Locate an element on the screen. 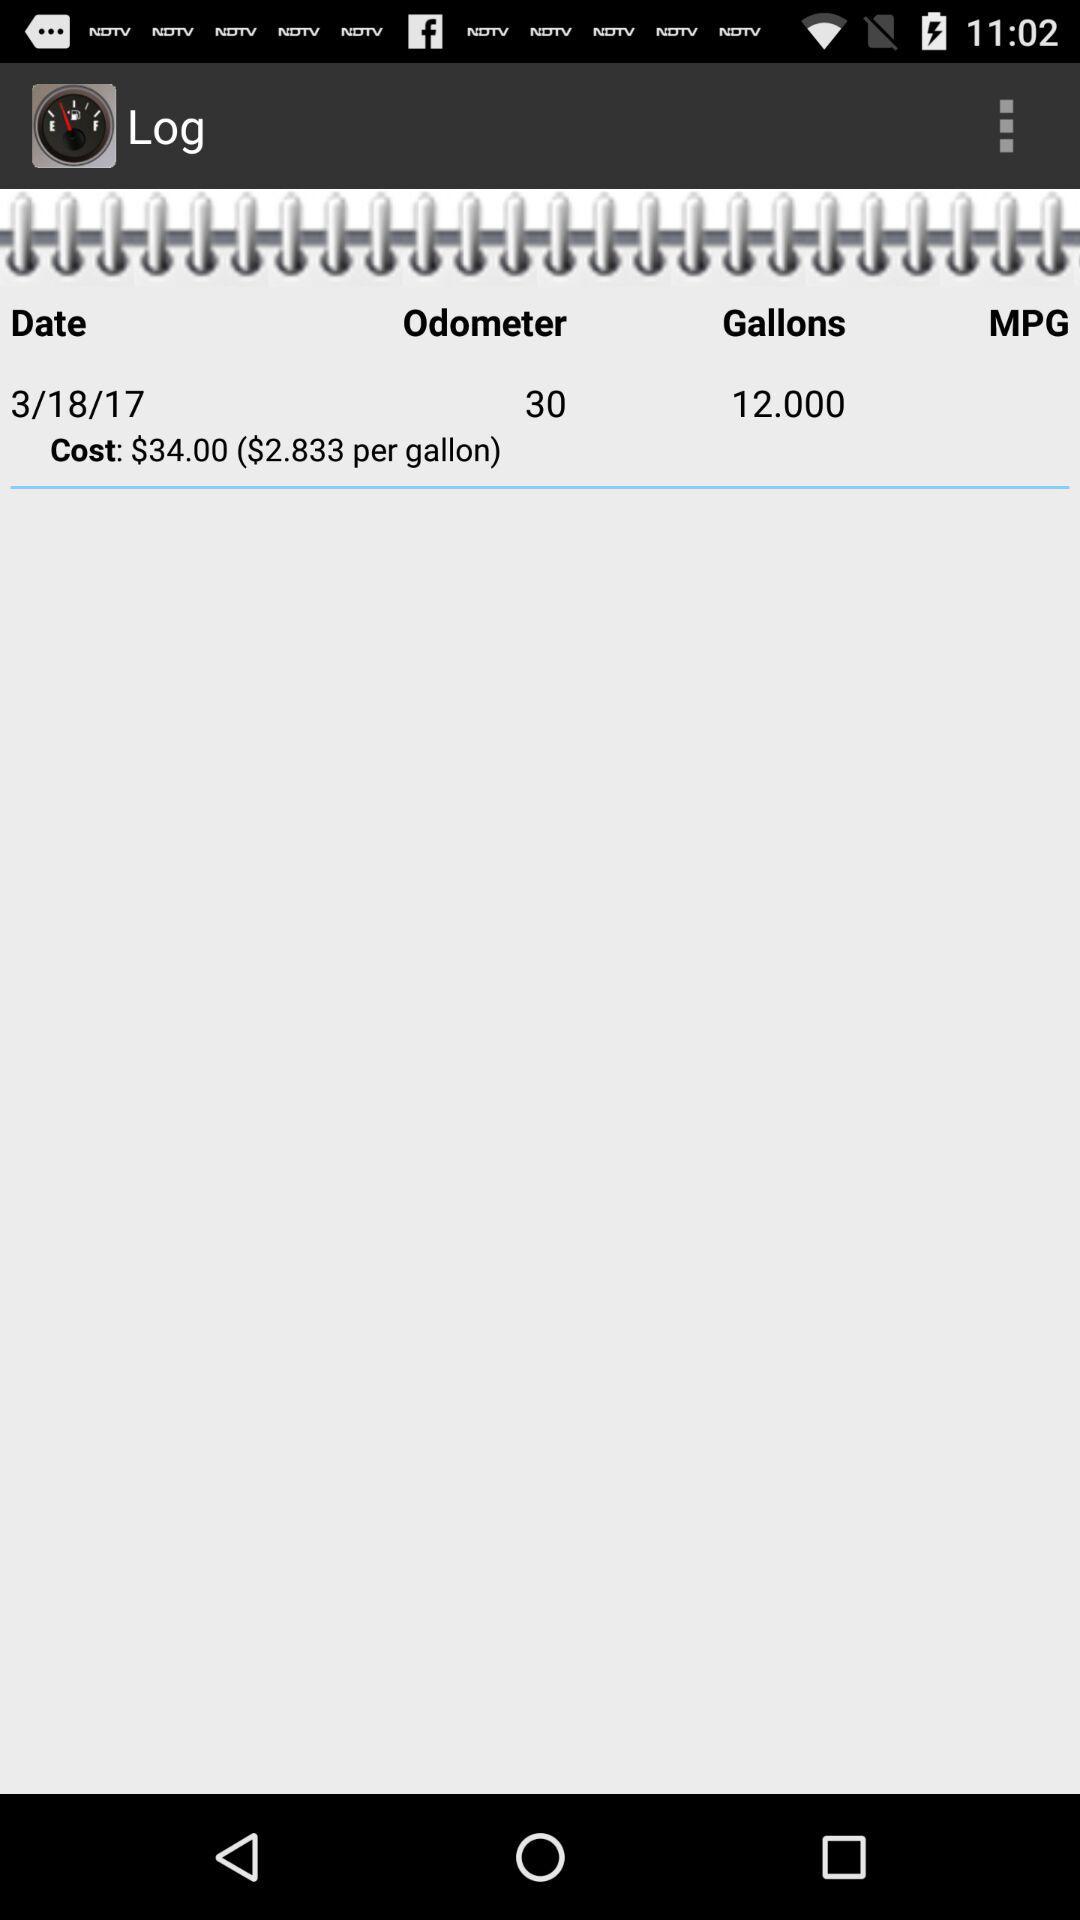 Image resolution: width=1080 pixels, height=1920 pixels. icon next to log item is located at coordinates (1006, 124).